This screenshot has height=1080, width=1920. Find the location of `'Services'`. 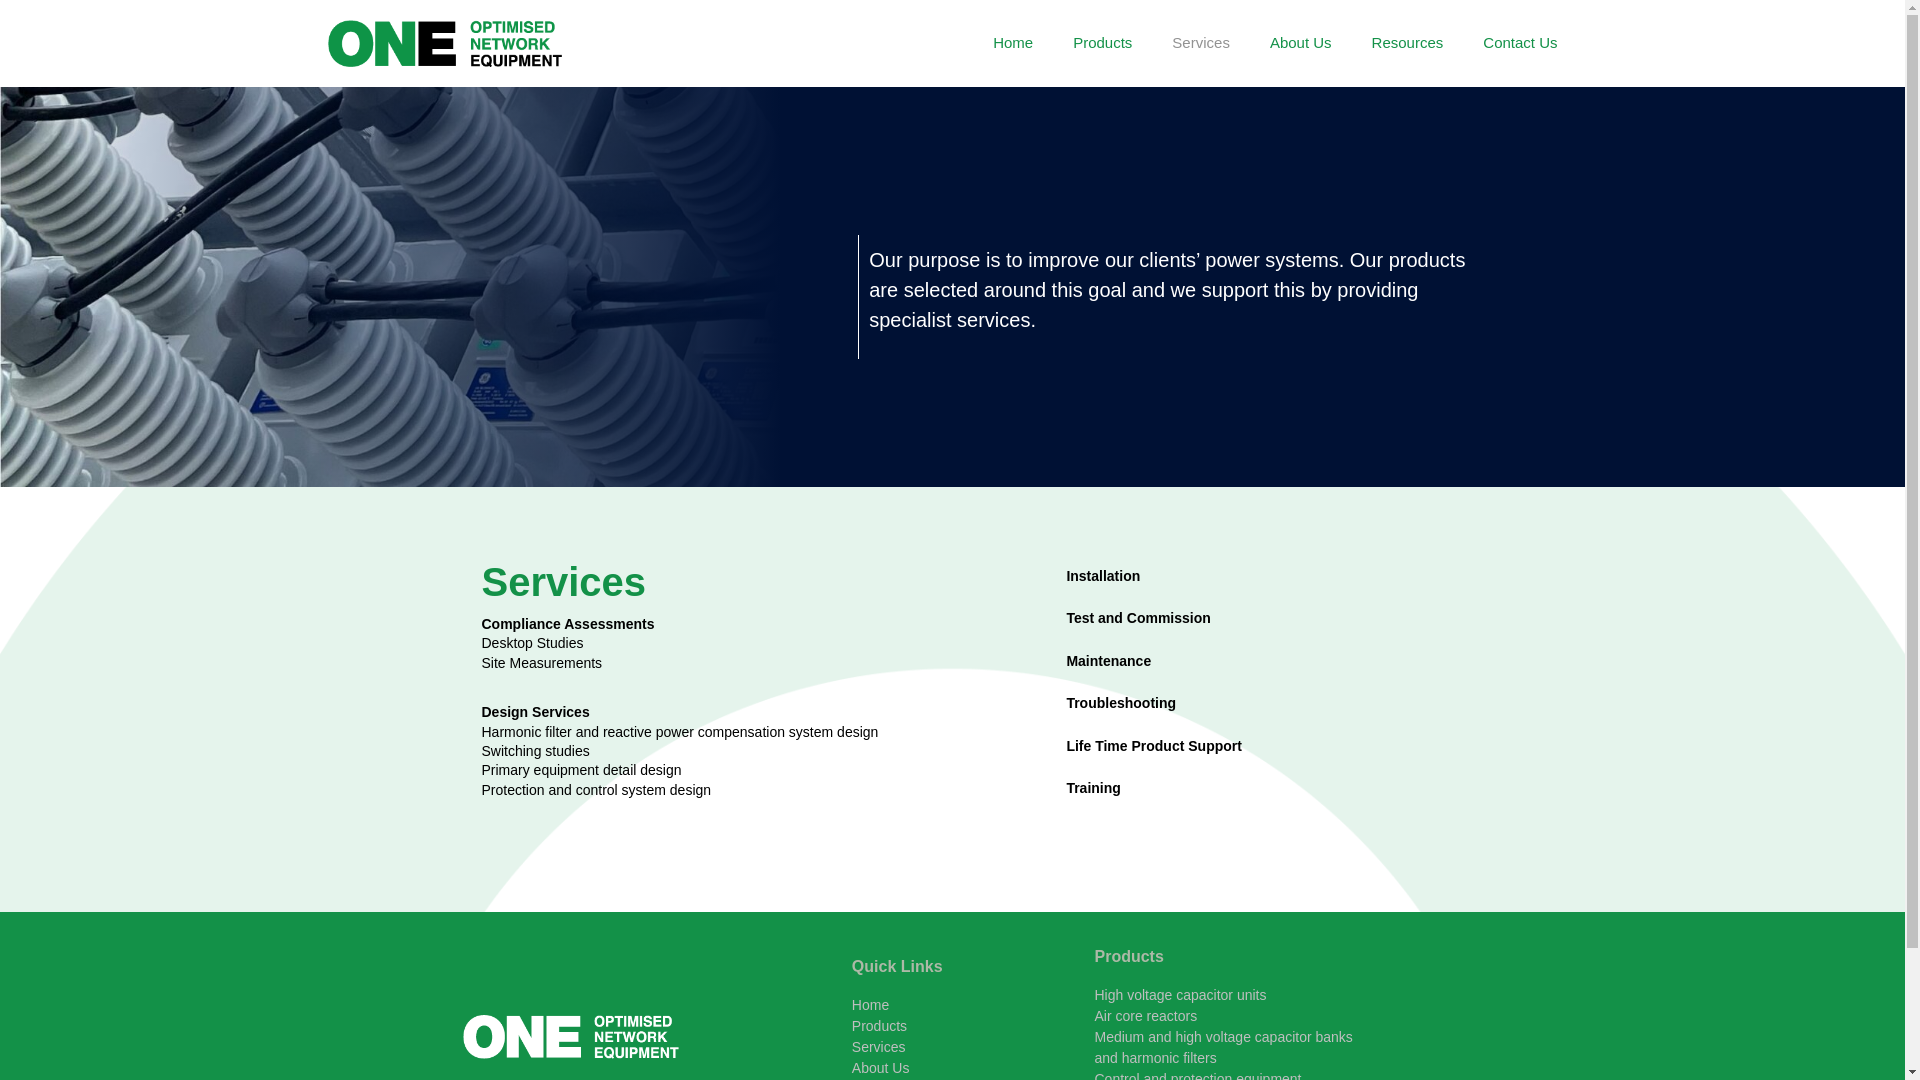

'Services' is located at coordinates (878, 1045).